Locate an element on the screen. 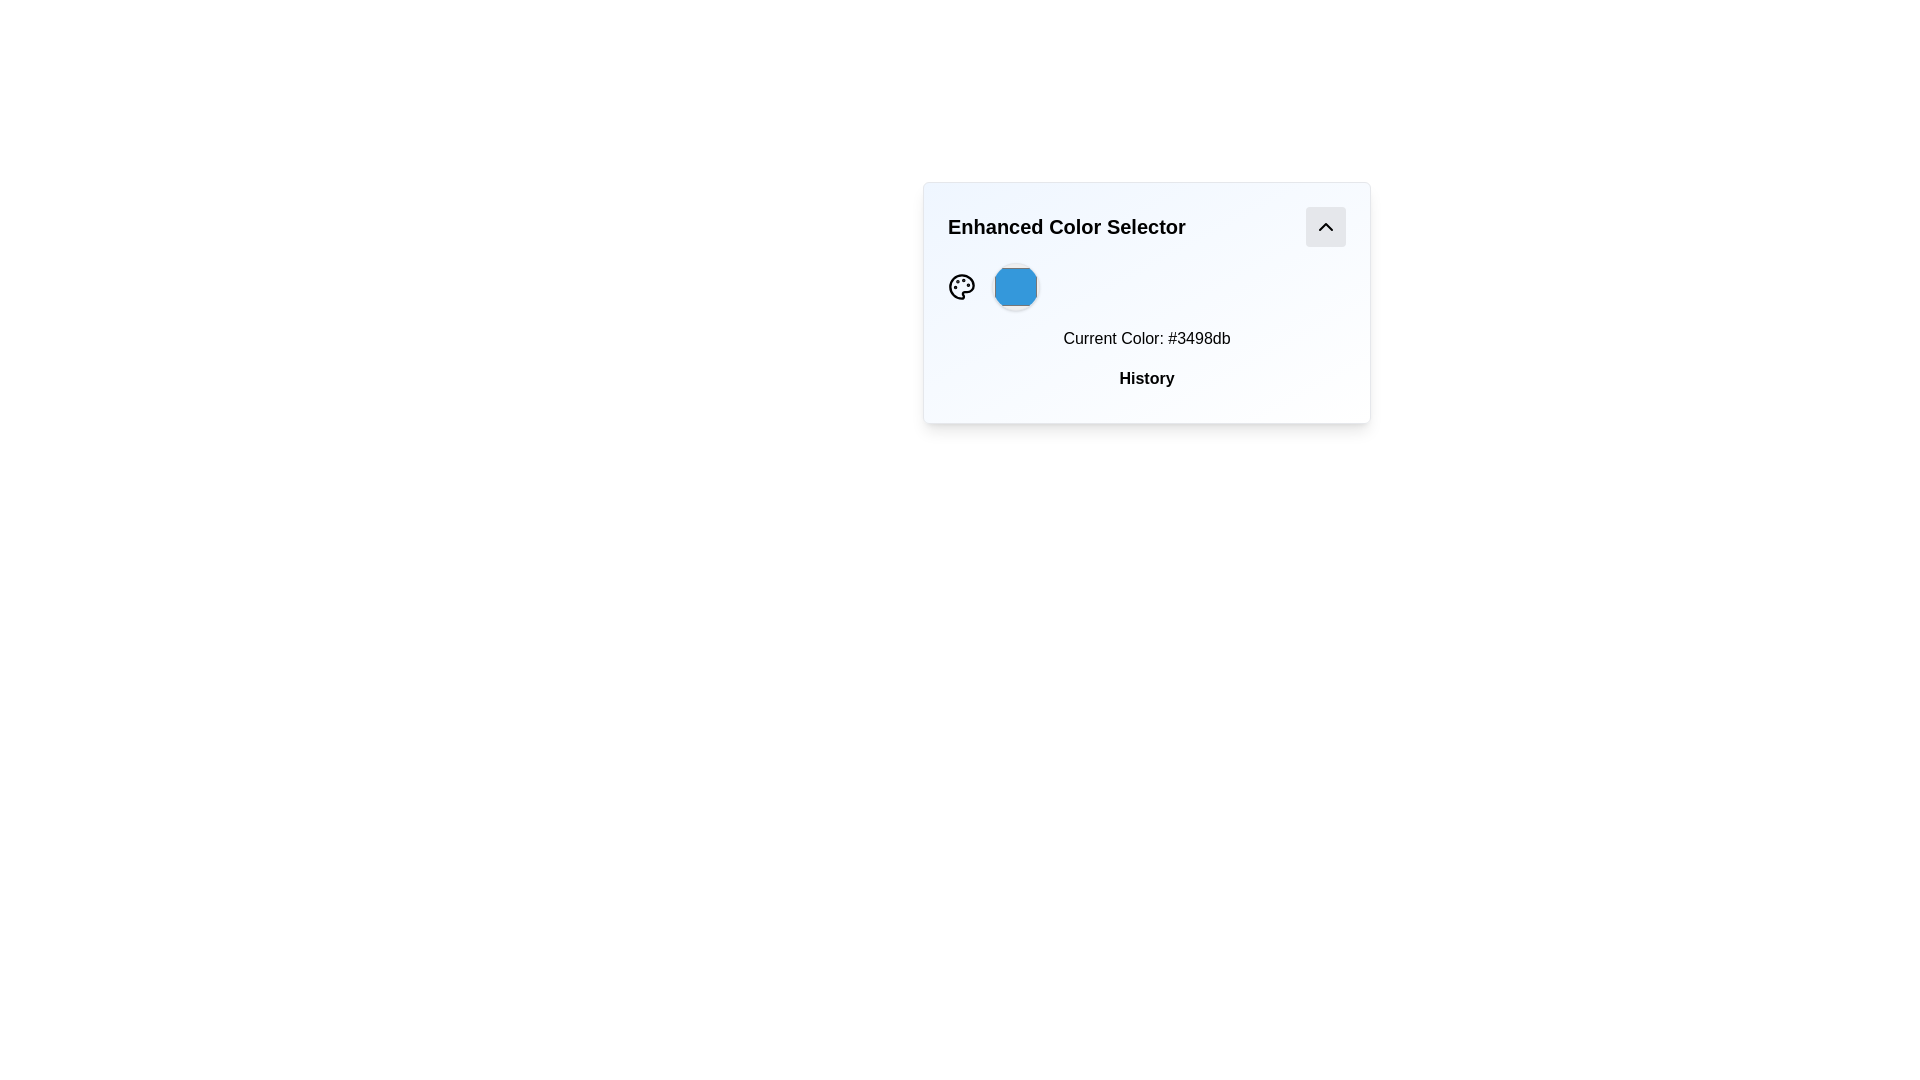 The image size is (1920, 1080). the palette icon located in the 'Enhanced Color Selector' panel near the blue color preview is located at coordinates (961, 286).